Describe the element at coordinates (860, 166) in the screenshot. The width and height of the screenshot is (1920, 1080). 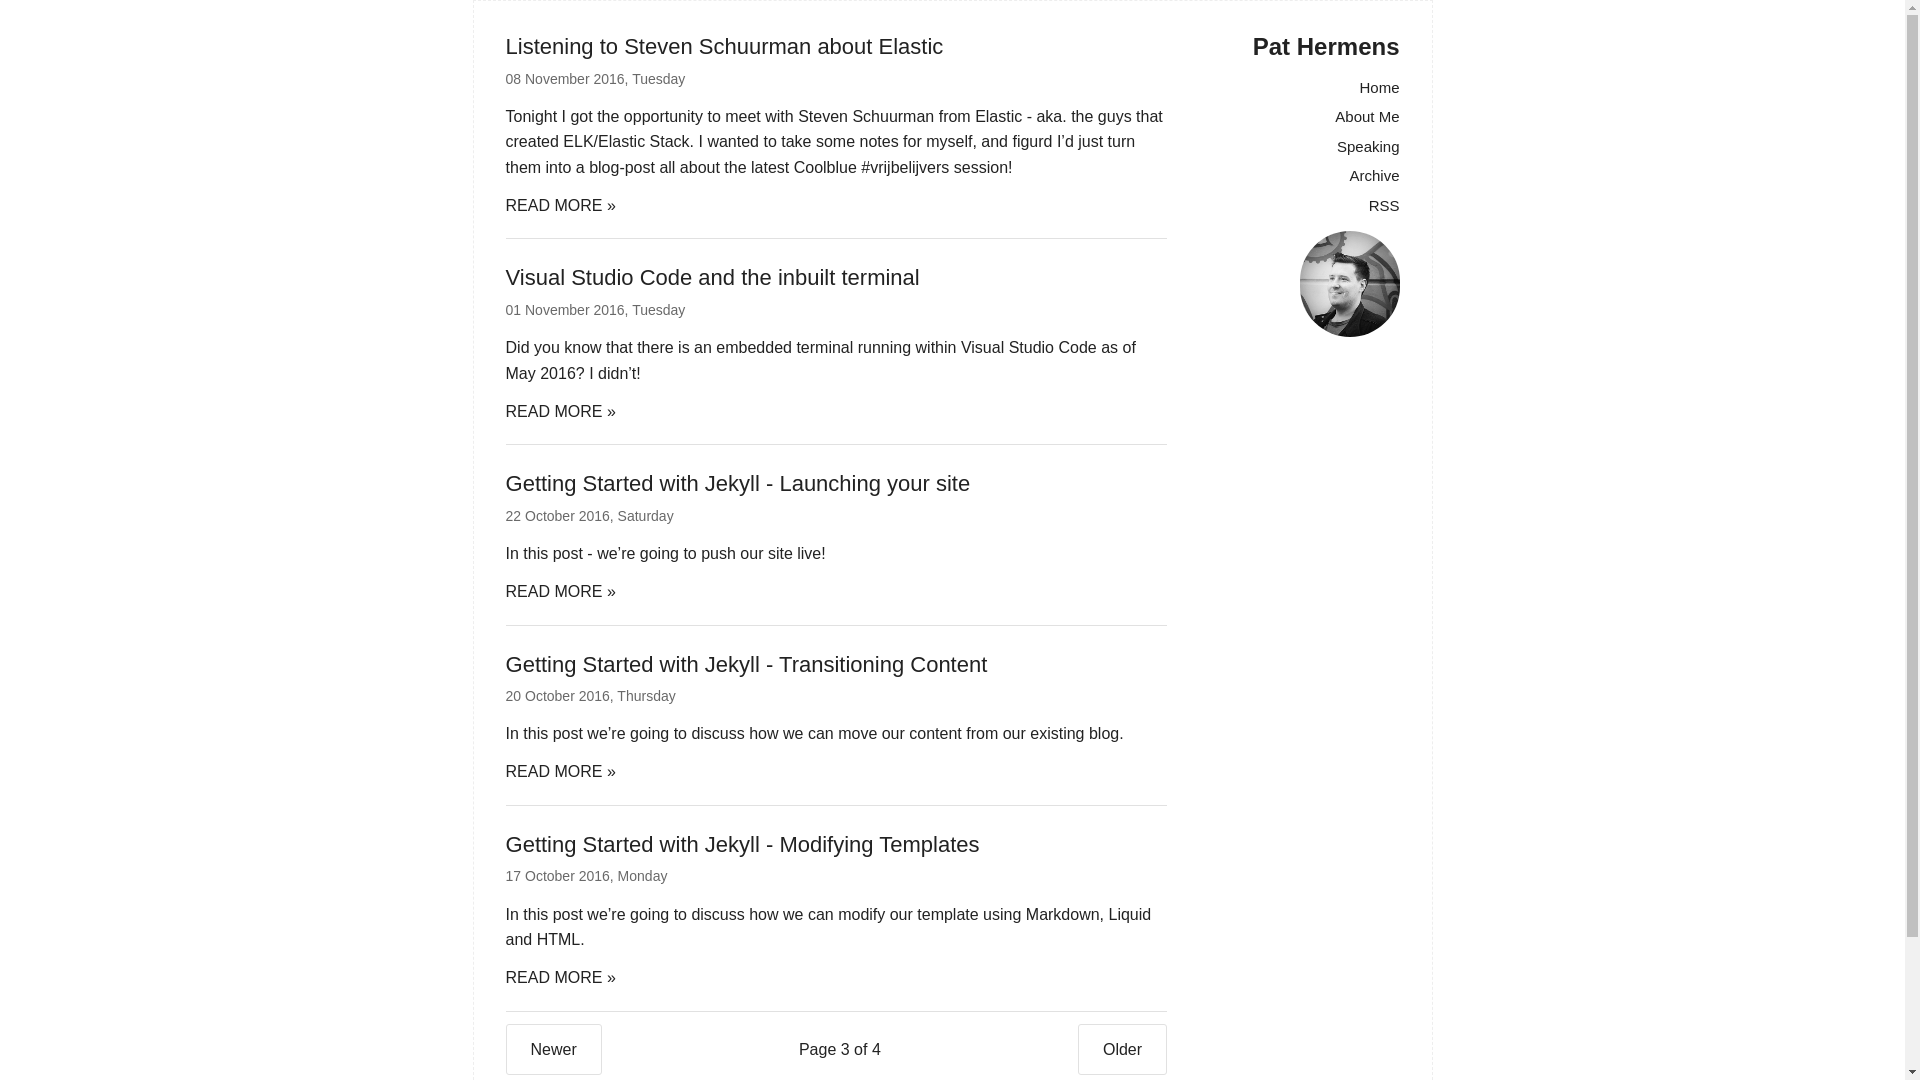
I see `'#vrijbelijvers'` at that location.